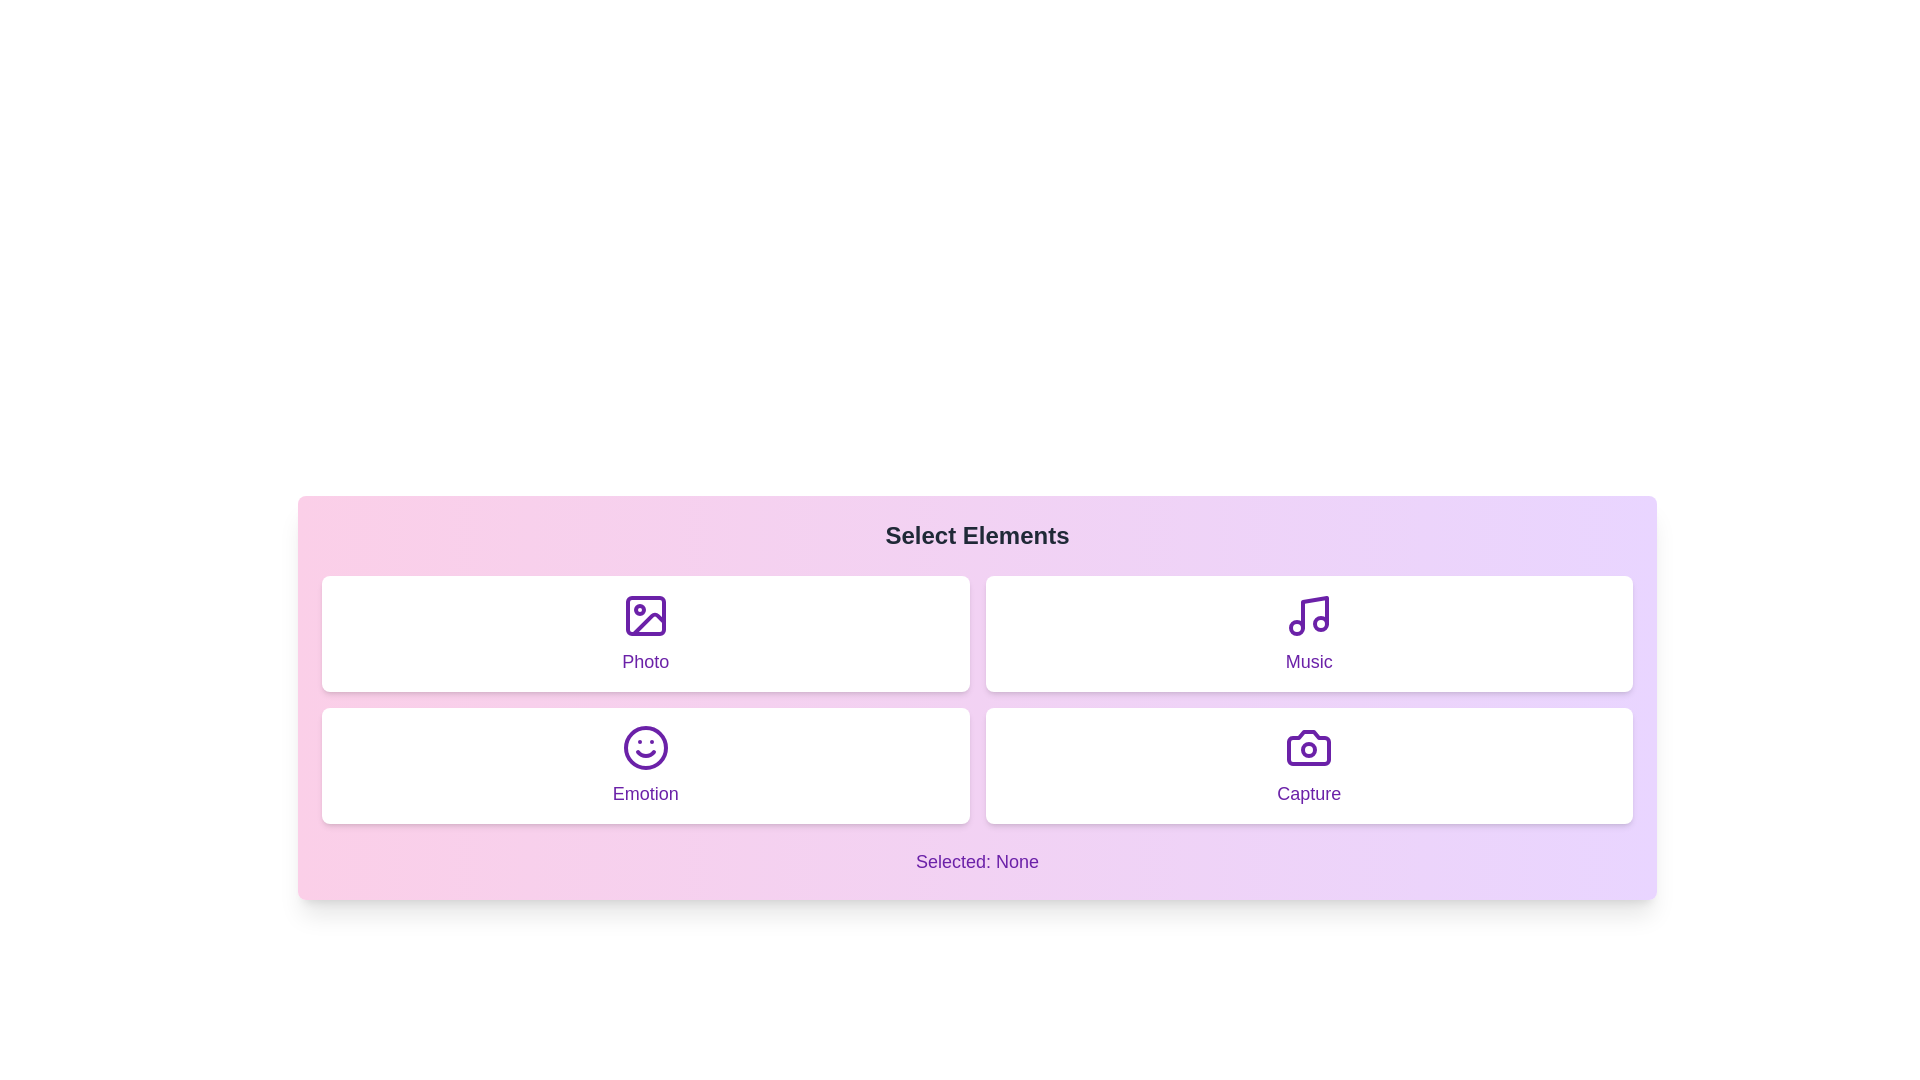 The image size is (1920, 1080). What do you see at coordinates (645, 765) in the screenshot?
I see `the element Emotion by clicking on its corresponding button` at bounding box center [645, 765].